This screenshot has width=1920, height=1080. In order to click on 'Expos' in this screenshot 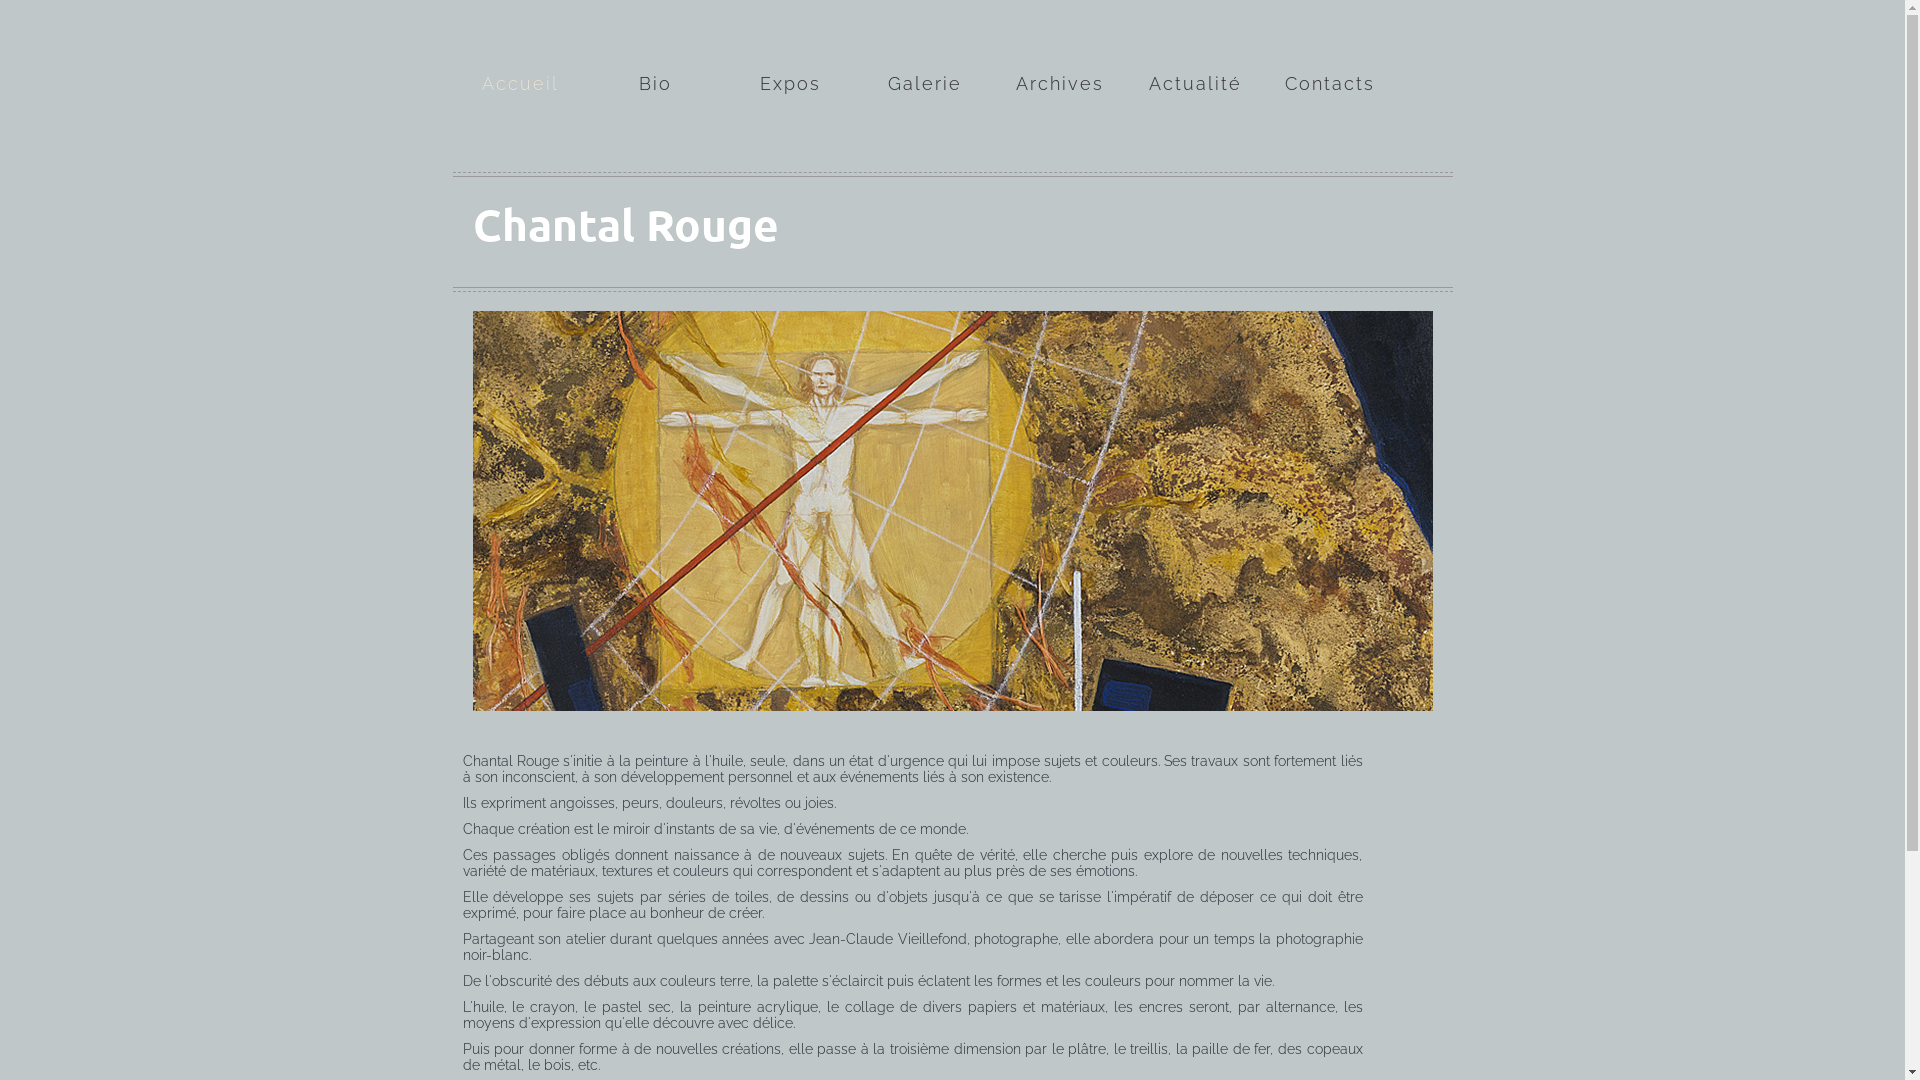, I will do `click(741, 54)`.